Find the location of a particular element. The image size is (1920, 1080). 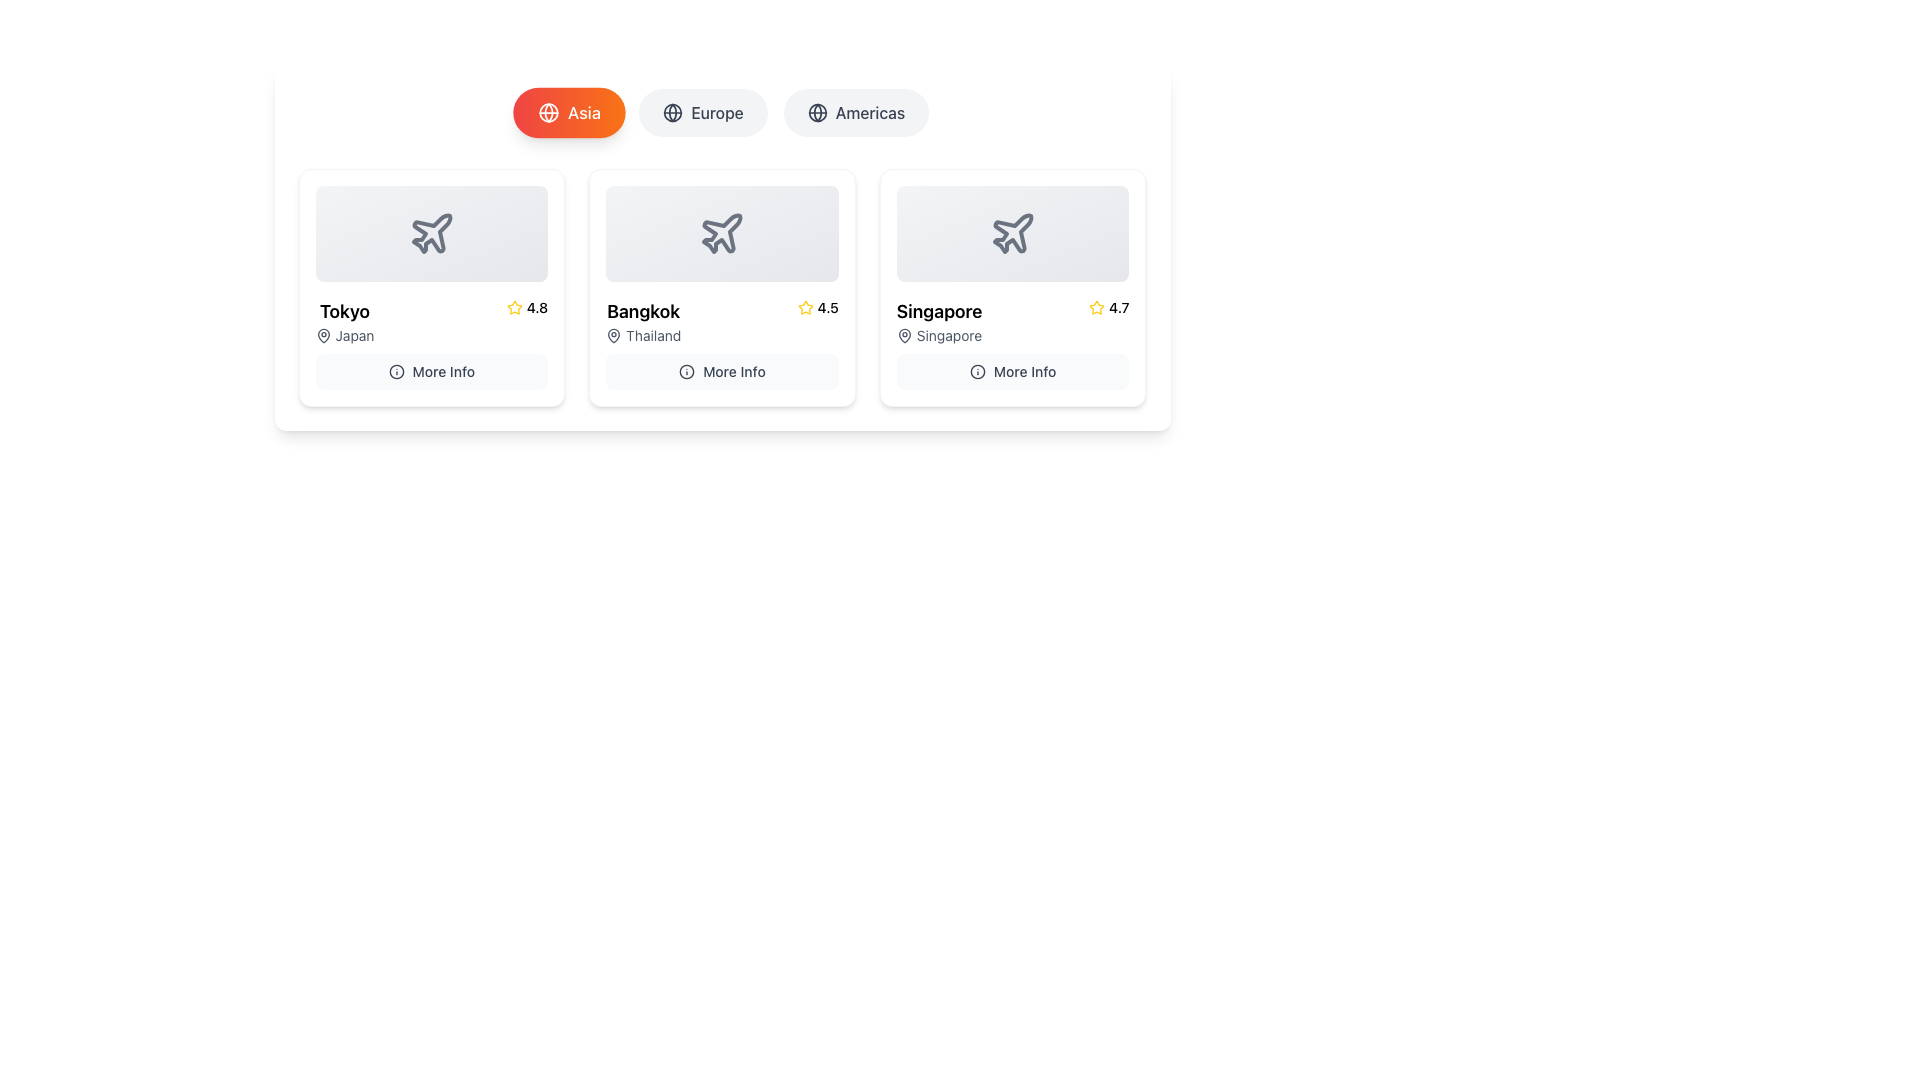

the Icon (Plane symbol) representing travel related to the city of Tokyo, which is centrally located in the upper section of the Tokyo card is located at coordinates (431, 232).